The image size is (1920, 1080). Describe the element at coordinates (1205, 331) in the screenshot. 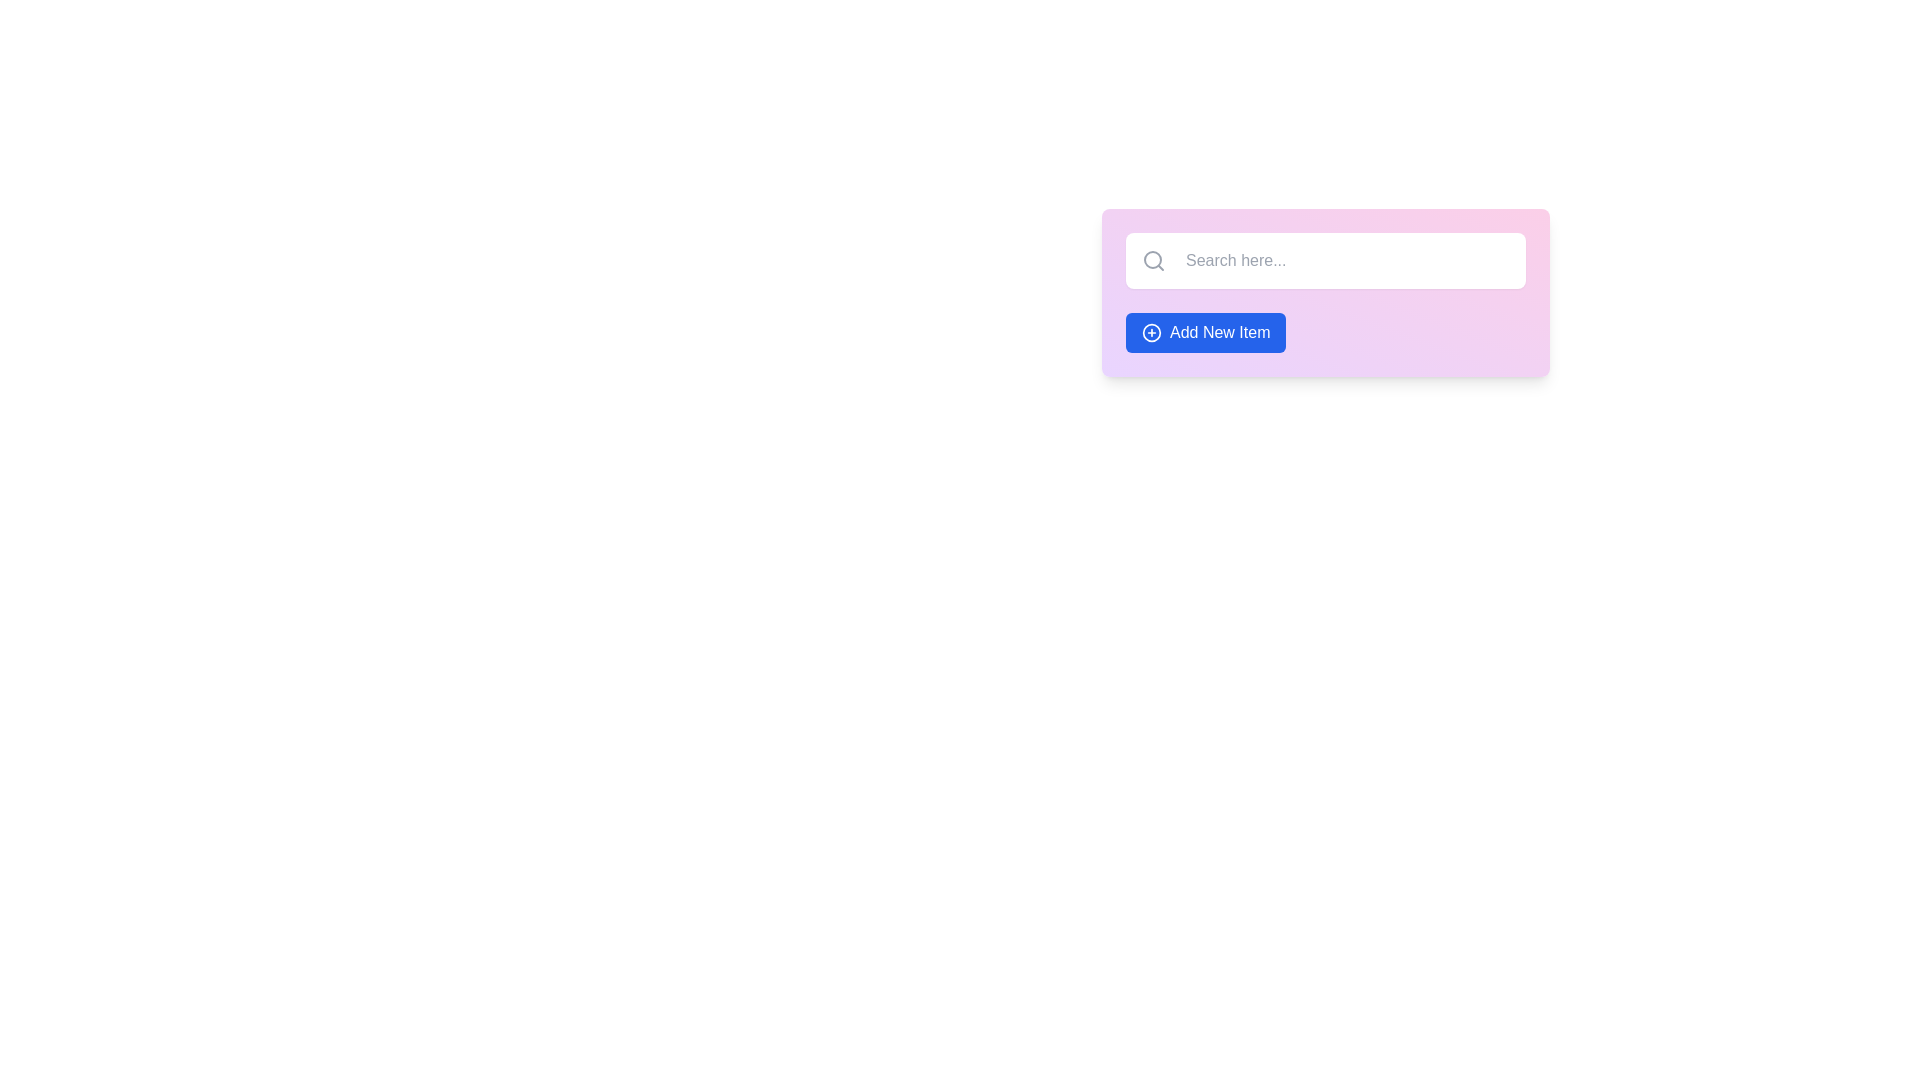

I see `the 'Add New Item' button` at that location.